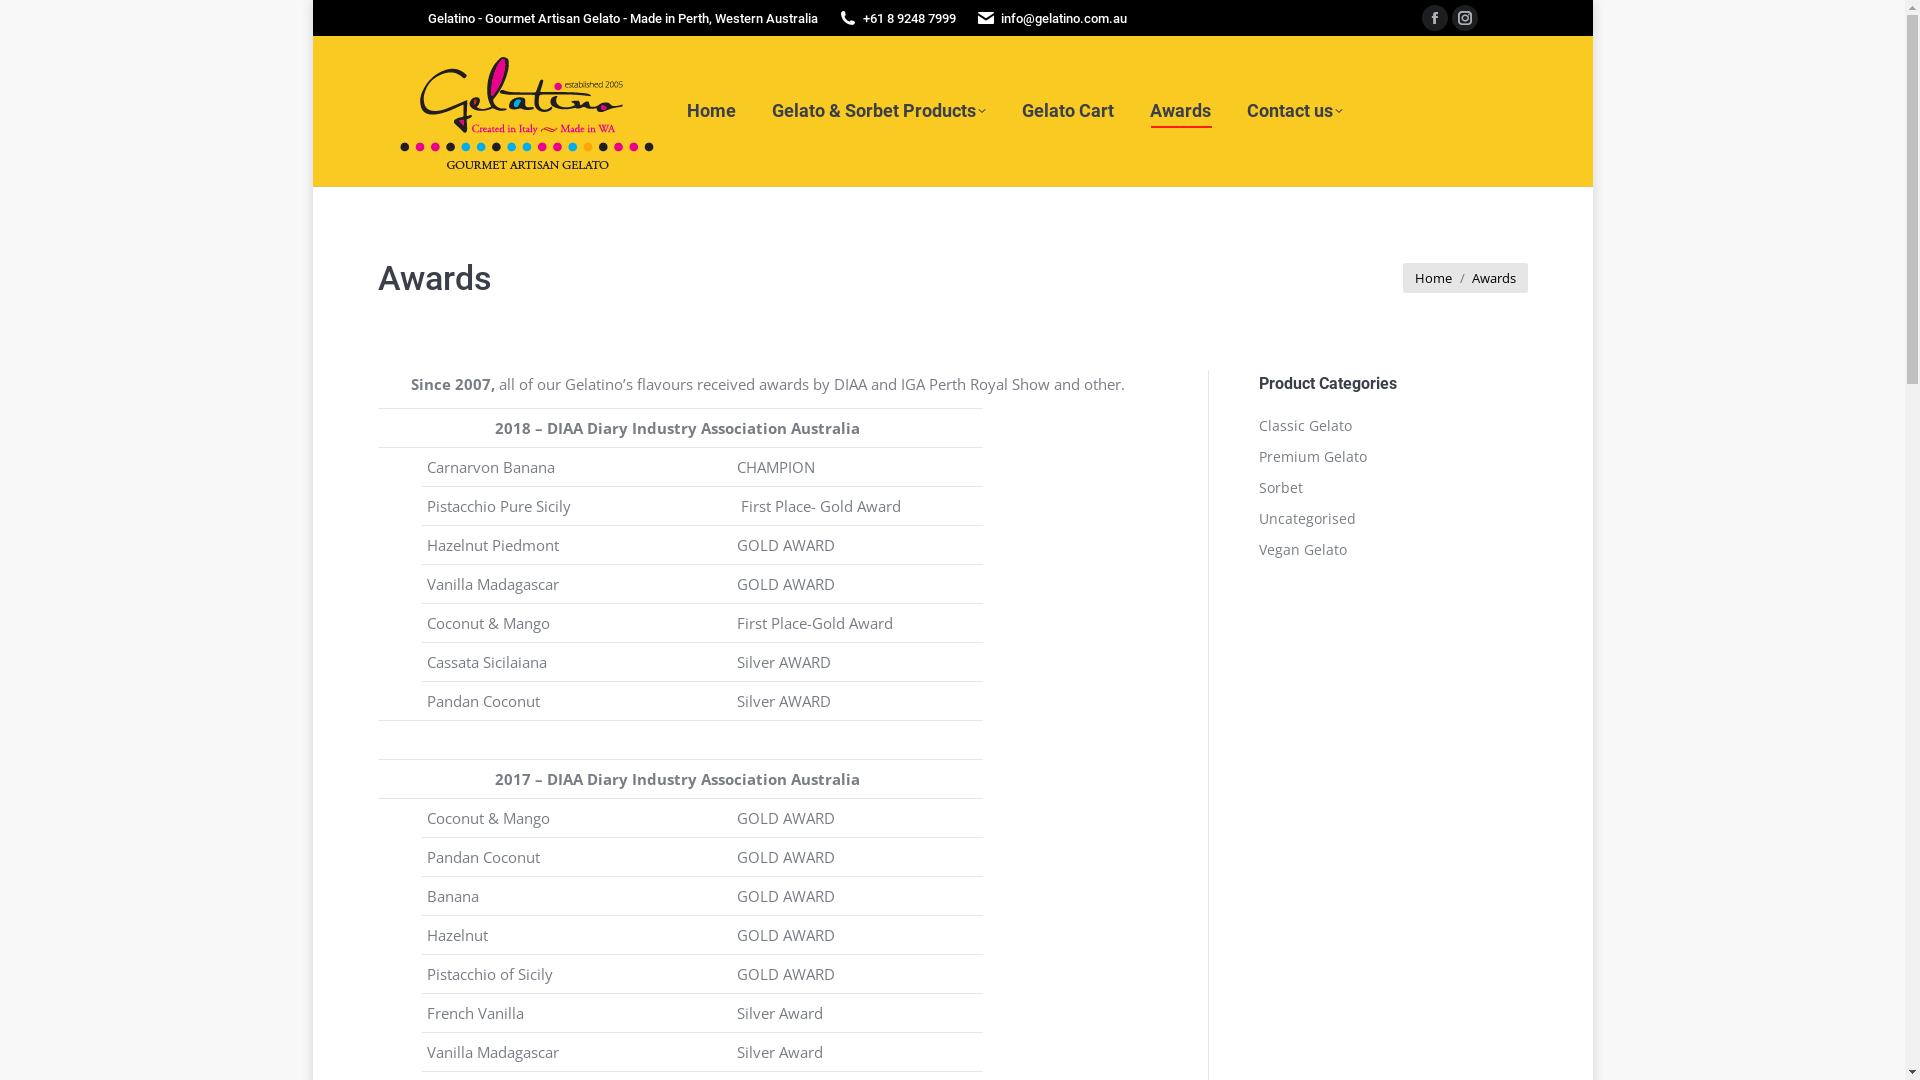 The height and width of the screenshot is (1080, 1920). I want to click on 'Sorbet', so click(1280, 488).